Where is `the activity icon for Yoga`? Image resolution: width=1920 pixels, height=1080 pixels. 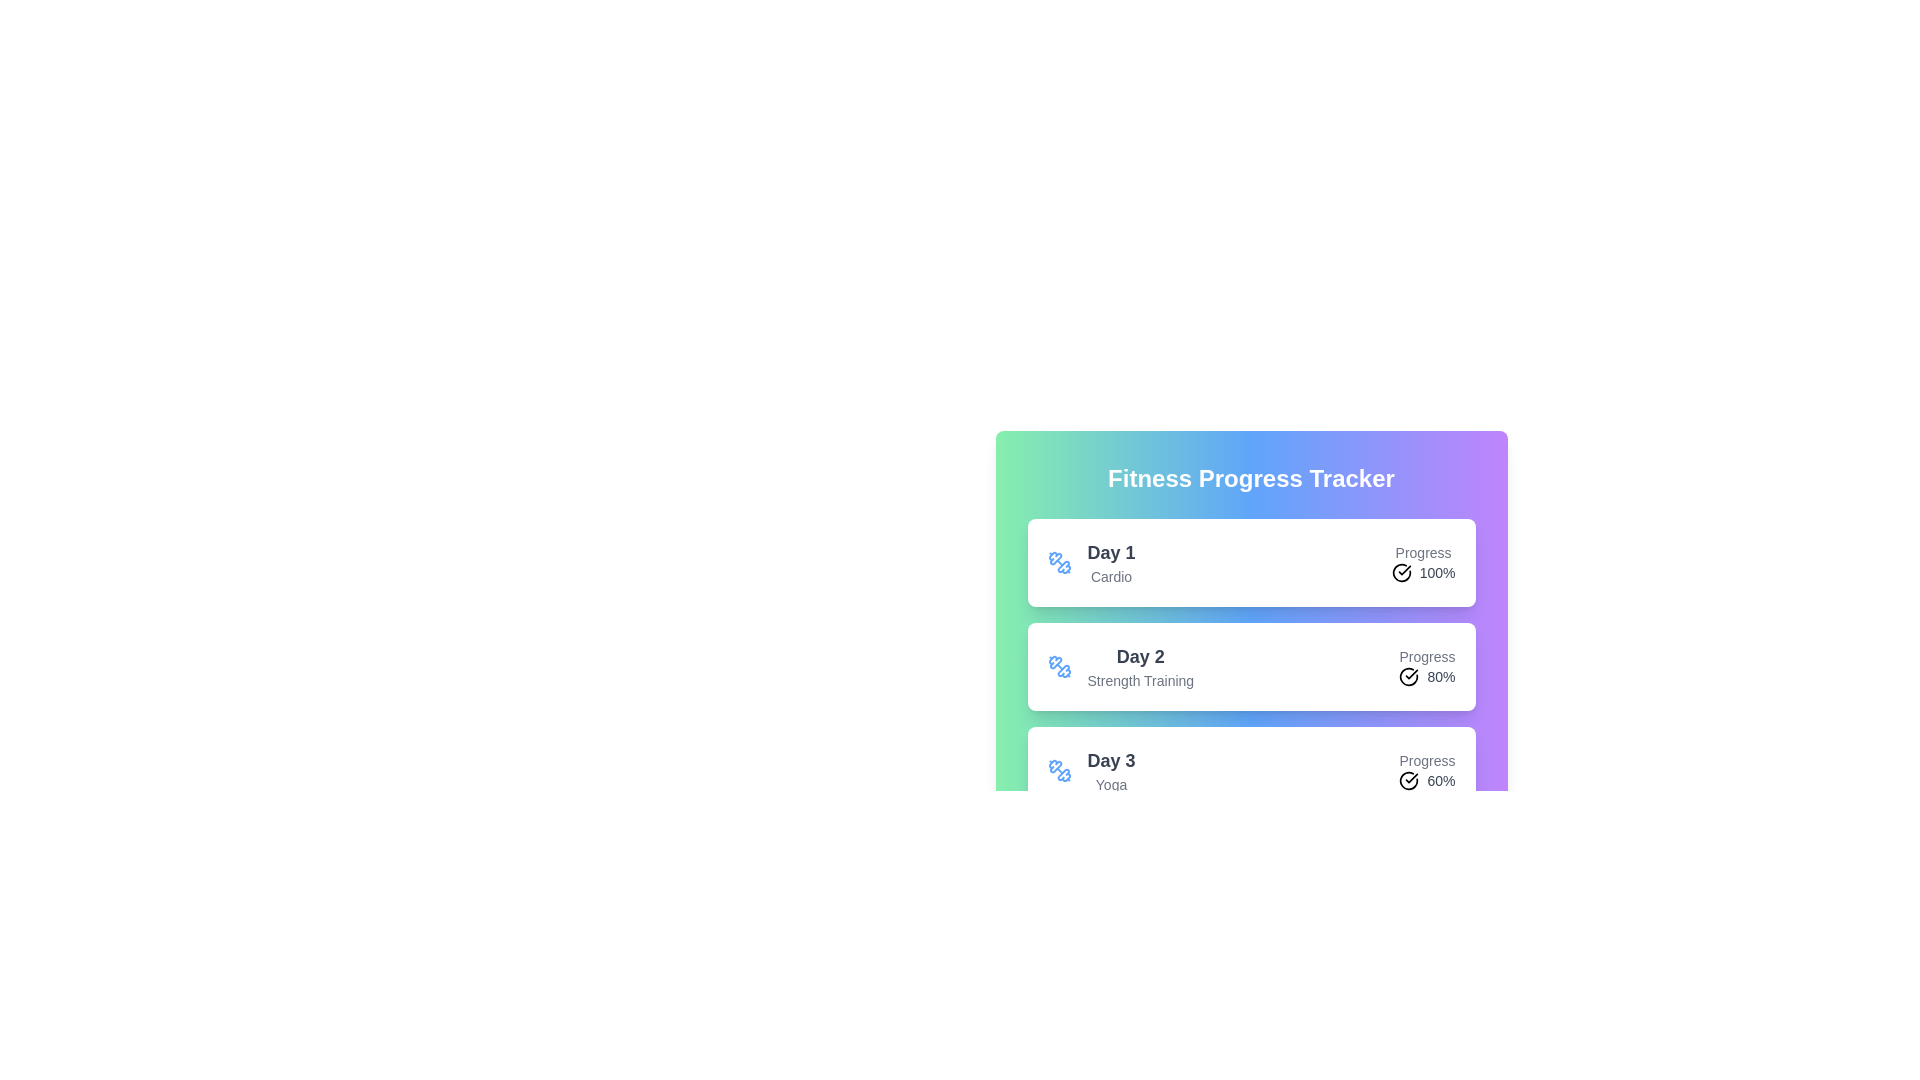 the activity icon for Yoga is located at coordinates (1058, 770).